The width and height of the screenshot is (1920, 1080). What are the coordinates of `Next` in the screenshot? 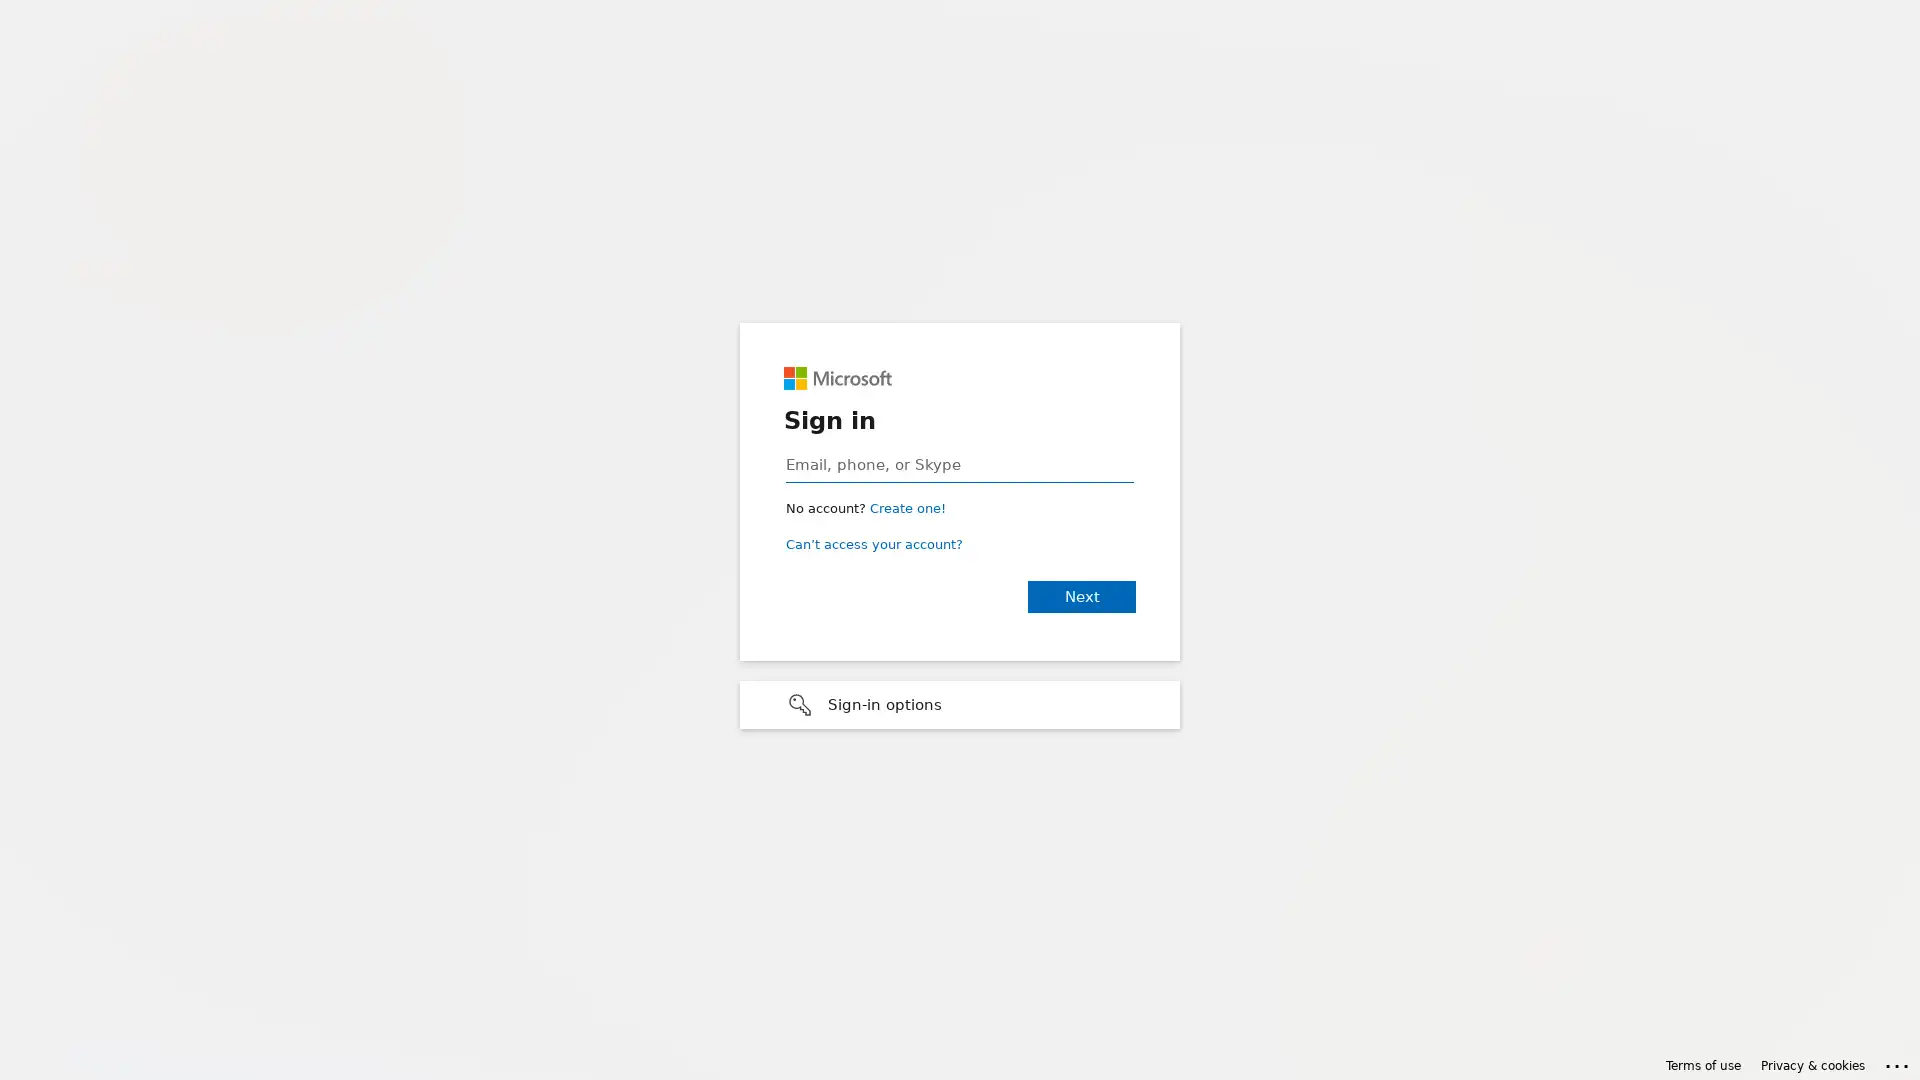 It's located at (1080, 596).